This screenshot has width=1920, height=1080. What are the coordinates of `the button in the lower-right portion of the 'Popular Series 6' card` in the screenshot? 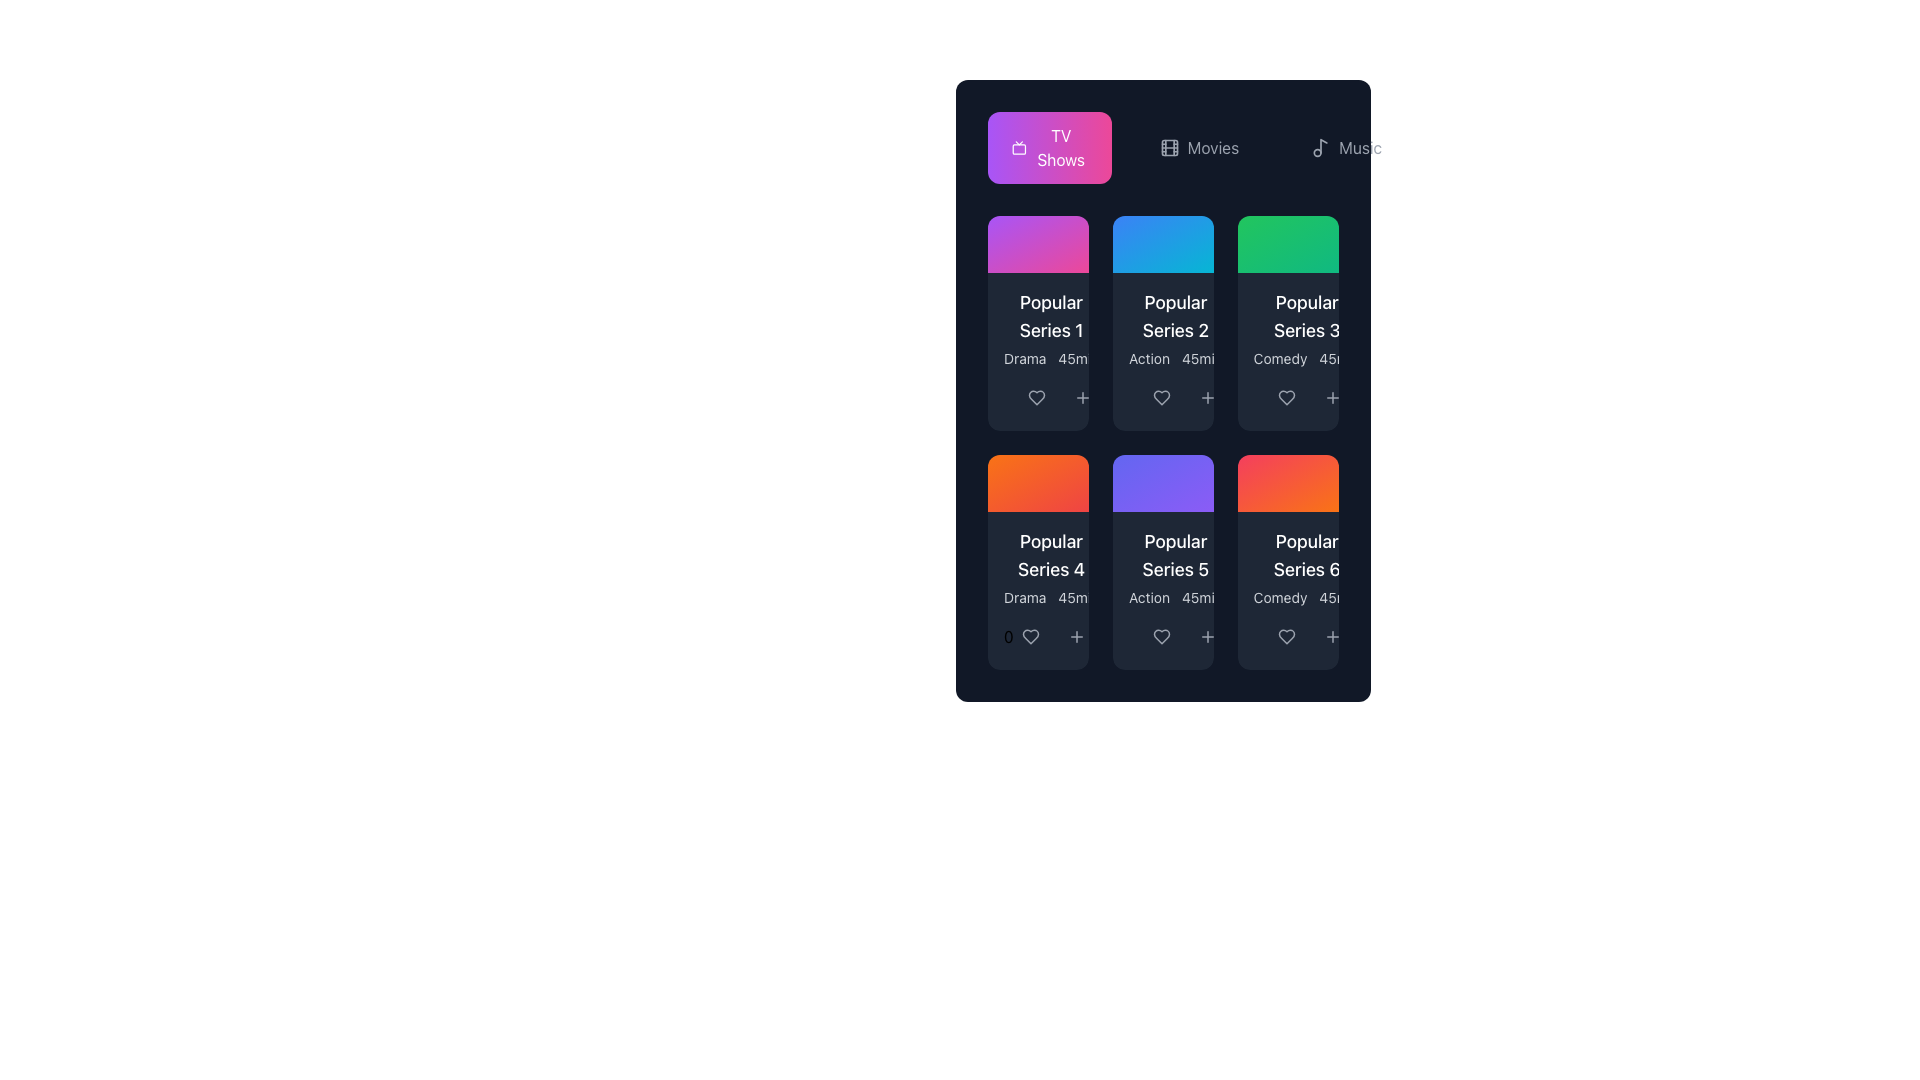 It's located at (1333, 636).